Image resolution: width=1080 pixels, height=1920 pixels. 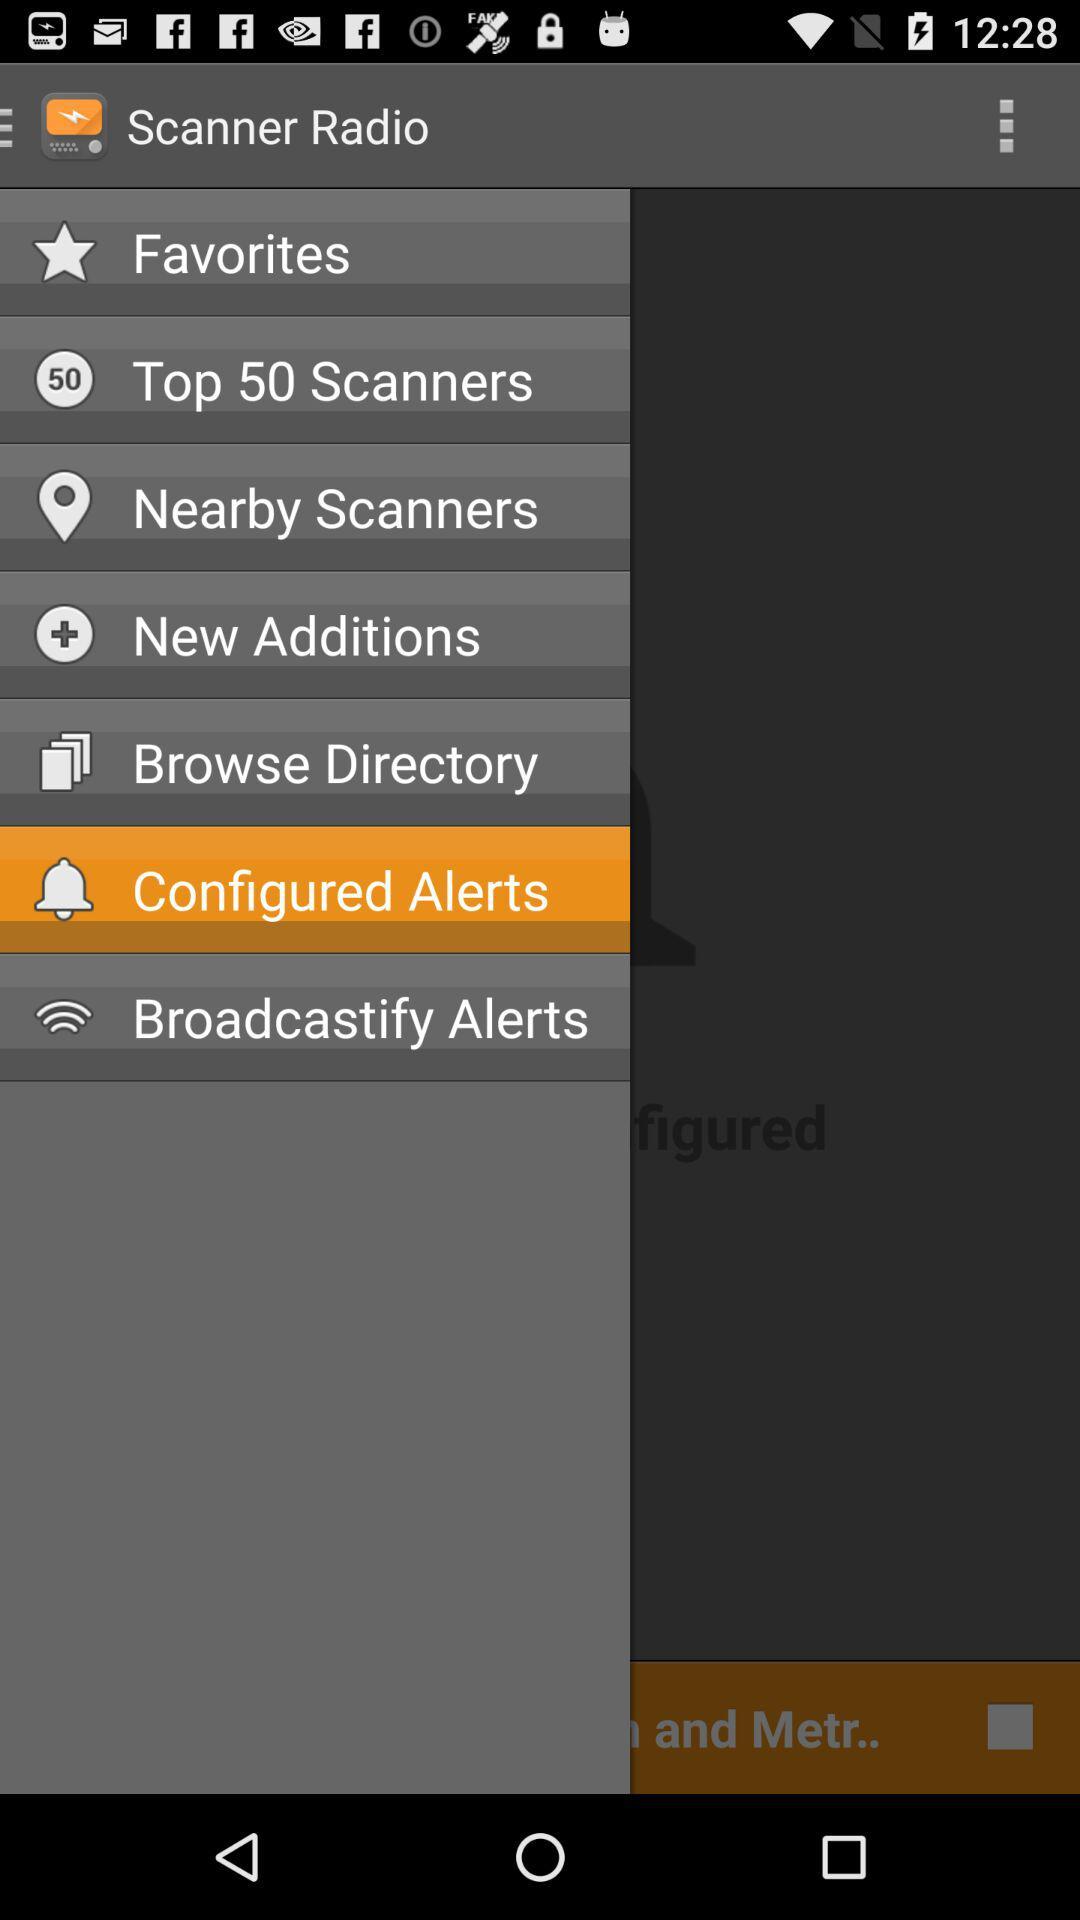 What do you see at coordinates (365, 1017) in the screenshot?
I see `the icon below configured alerts` at bounding box center [365, 1017].